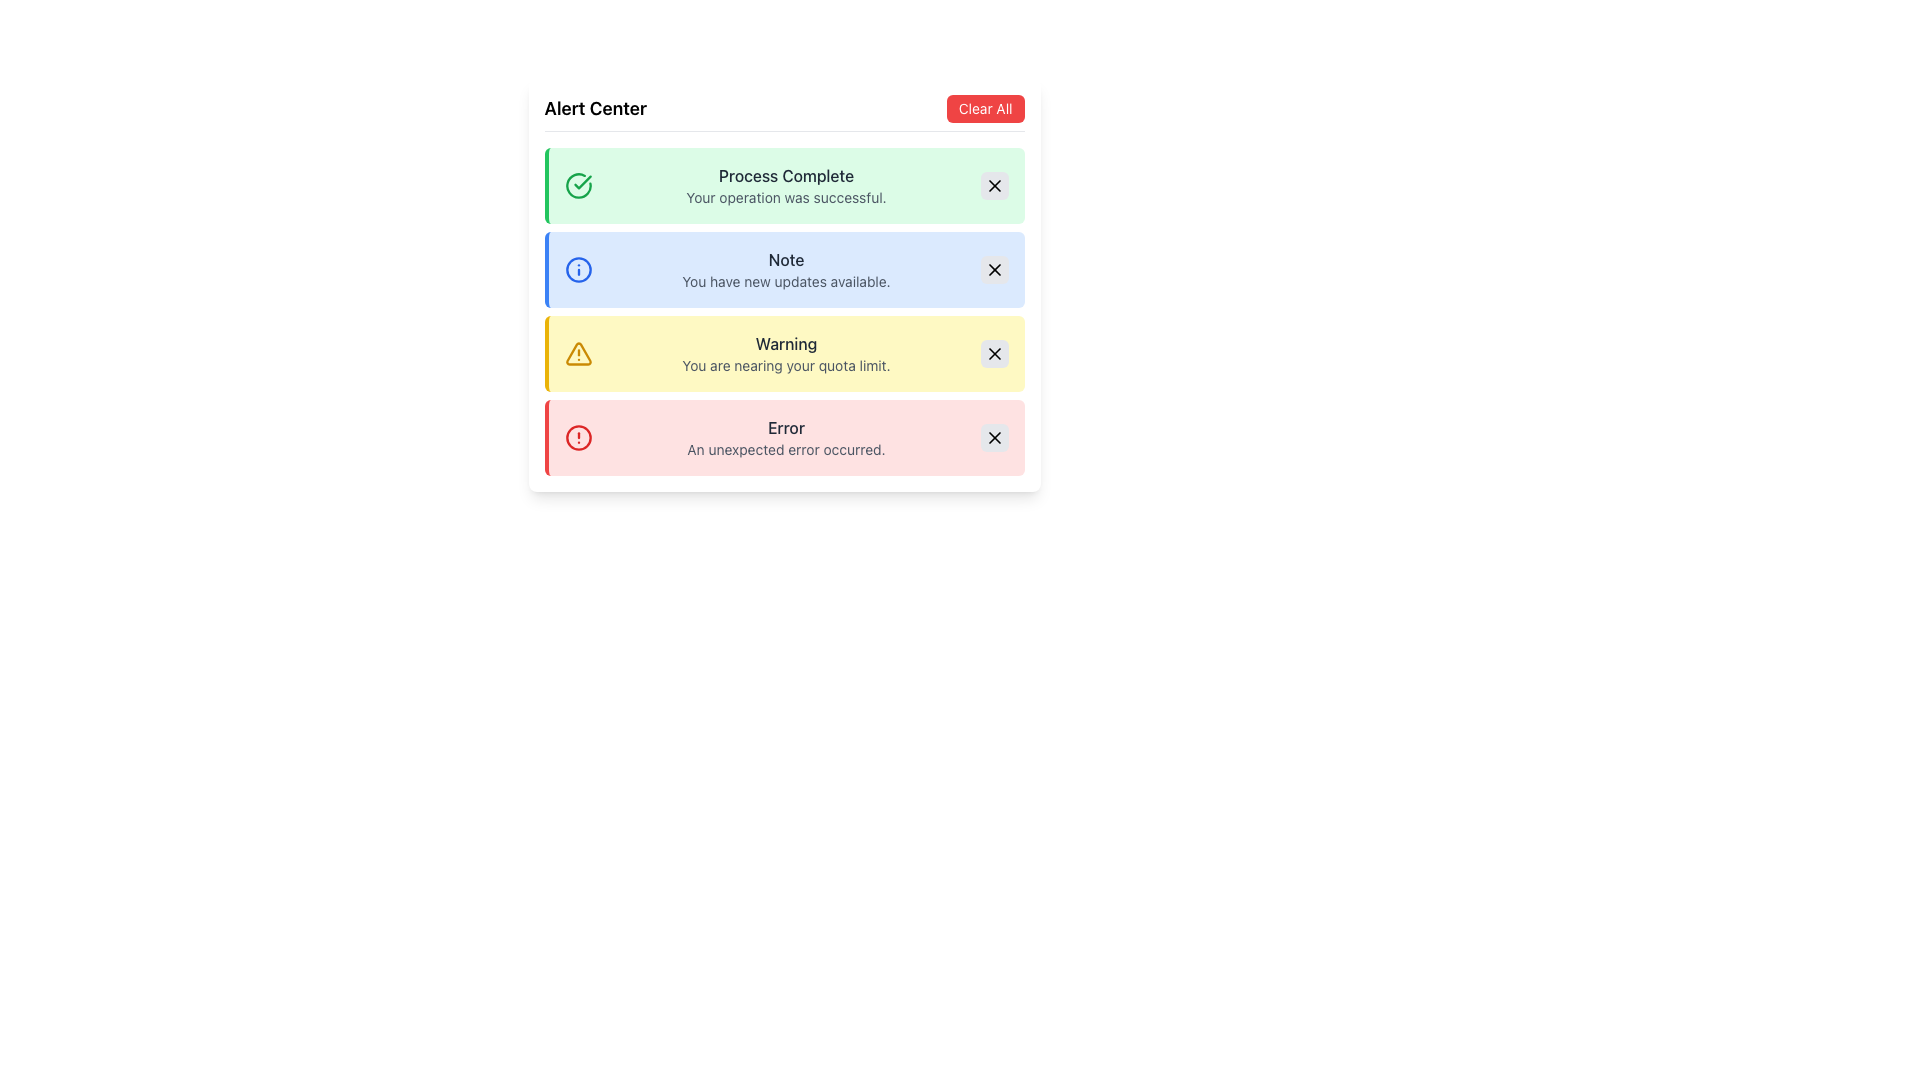  What do you see at coordinates (785, 185) in the screenshot?
I see `message from the text display in the green notification box located in the top section of notifications` at bounding box center [785, 185].